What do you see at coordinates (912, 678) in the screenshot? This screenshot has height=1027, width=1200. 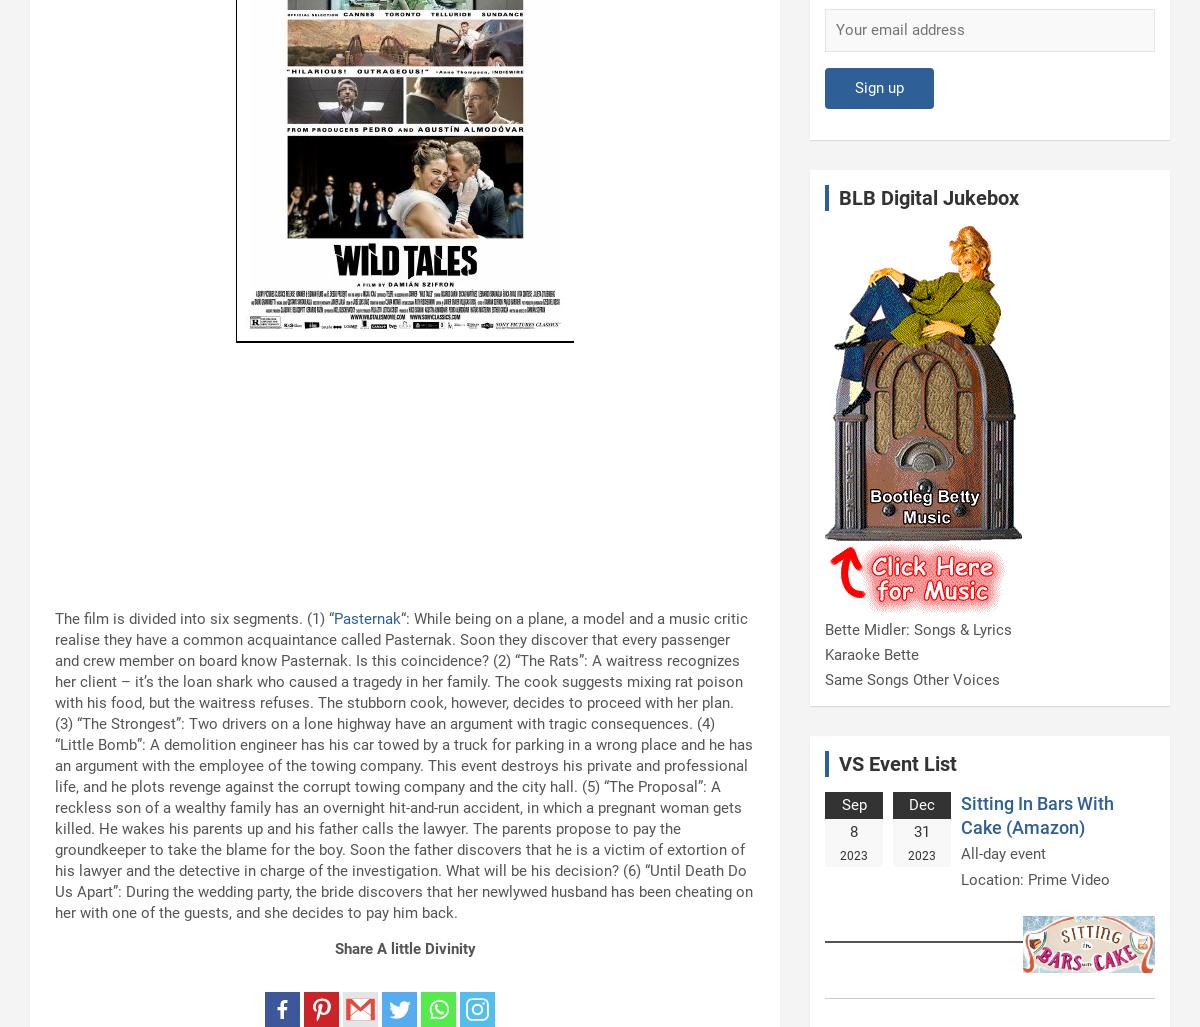 I see `'Same Songs Other Voices'` at bounding box center [912, 678].